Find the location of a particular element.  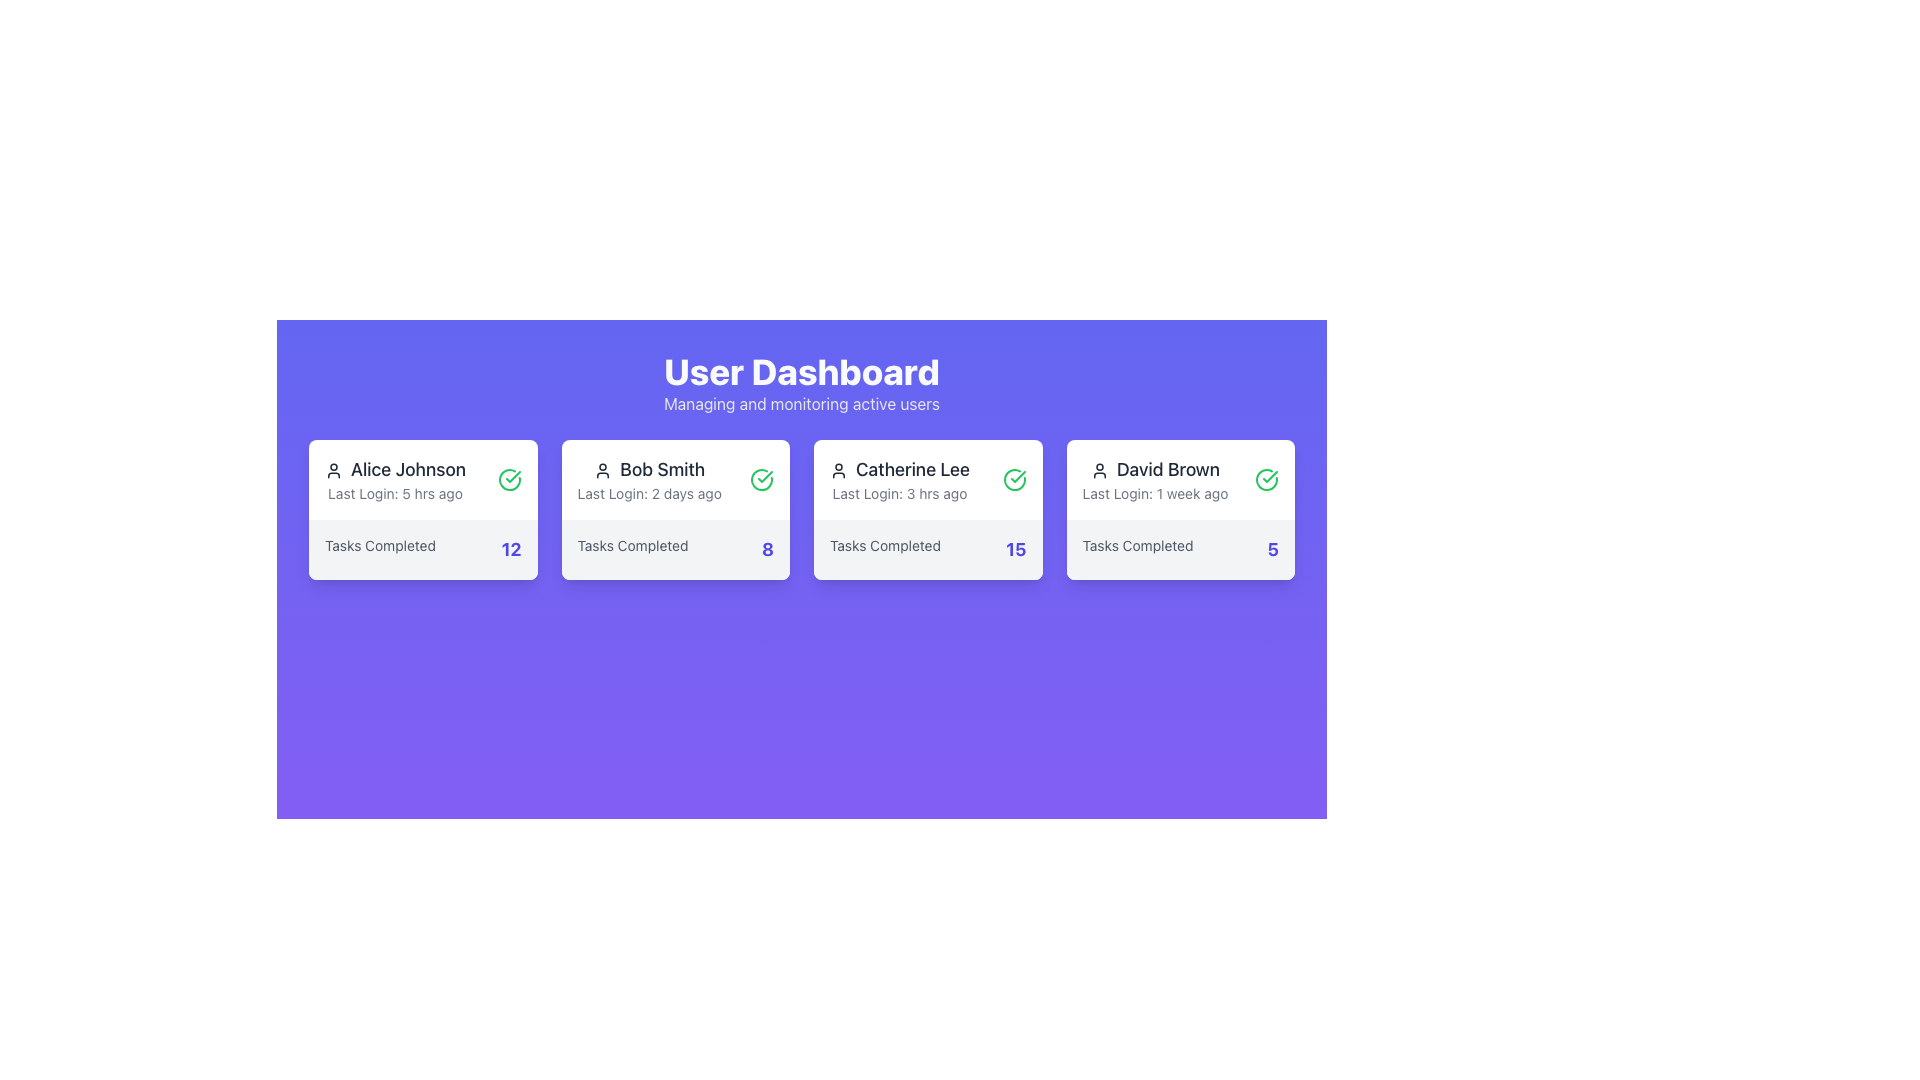

the user icon representing 'Catherine Lee' located to the left of the text 'Catherine Lee' in the top section of the card on the dashboard is located at coordinates (839, 470).